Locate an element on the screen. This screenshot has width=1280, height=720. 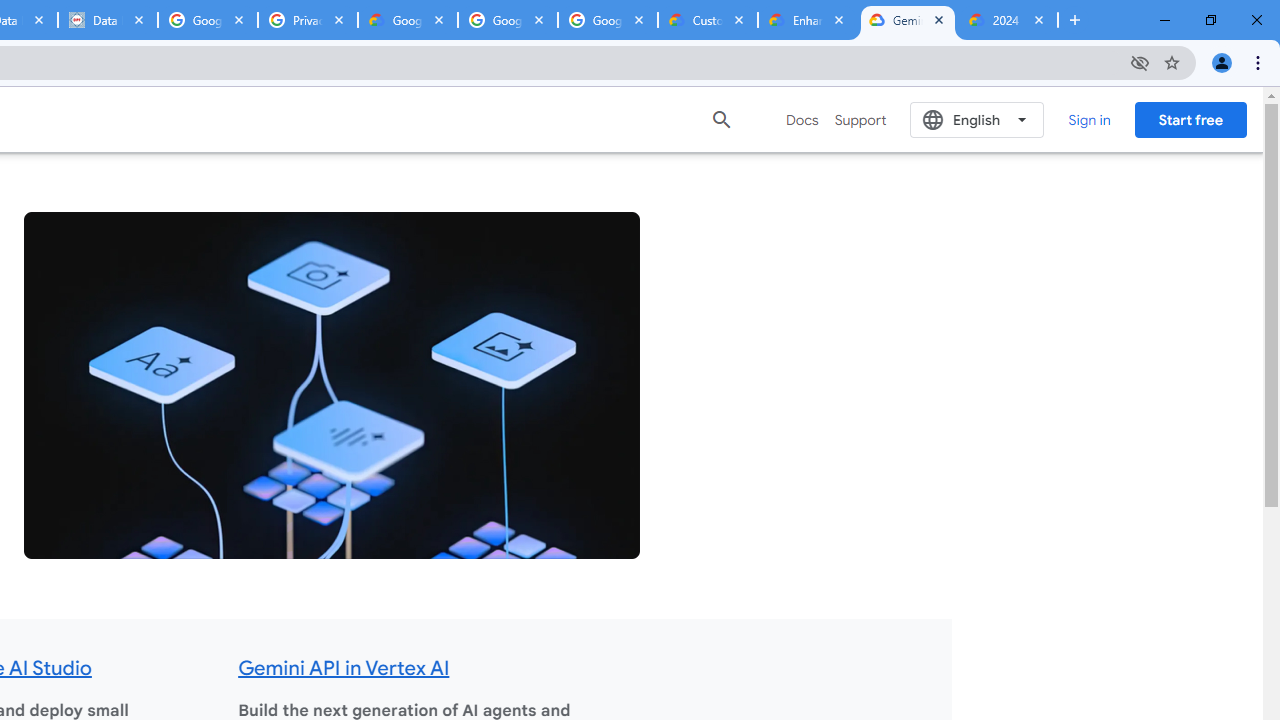
'Docs' is located at coordinates (802, 119).